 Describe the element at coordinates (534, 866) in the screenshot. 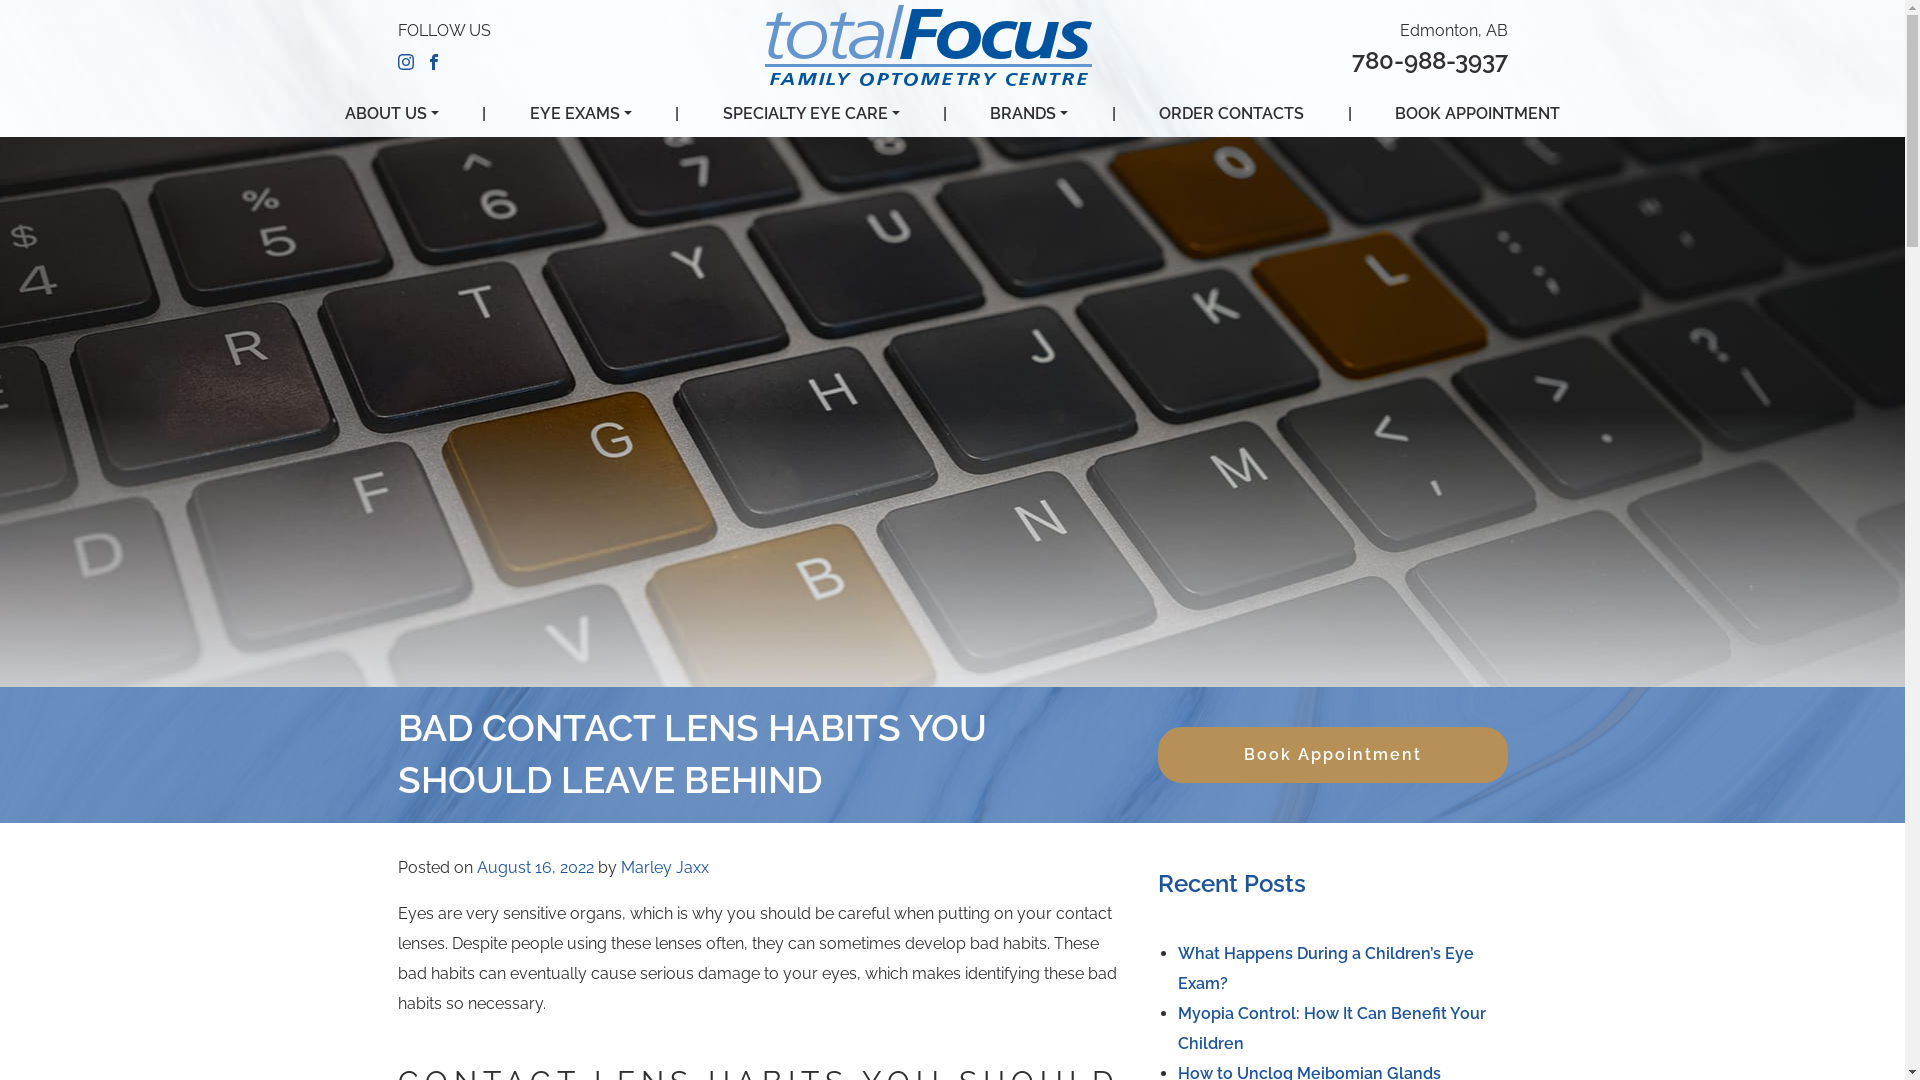

I see `'August 16, 2022'` at that location.